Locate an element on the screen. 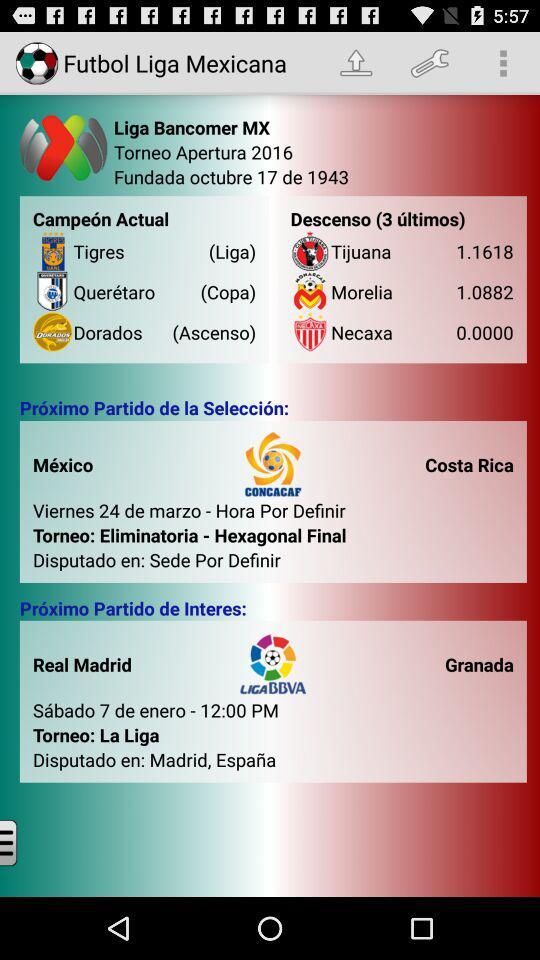 The height and width of the screenshot is (960, 540). icon left to the text queretaro is located at coordinates (53, 291).